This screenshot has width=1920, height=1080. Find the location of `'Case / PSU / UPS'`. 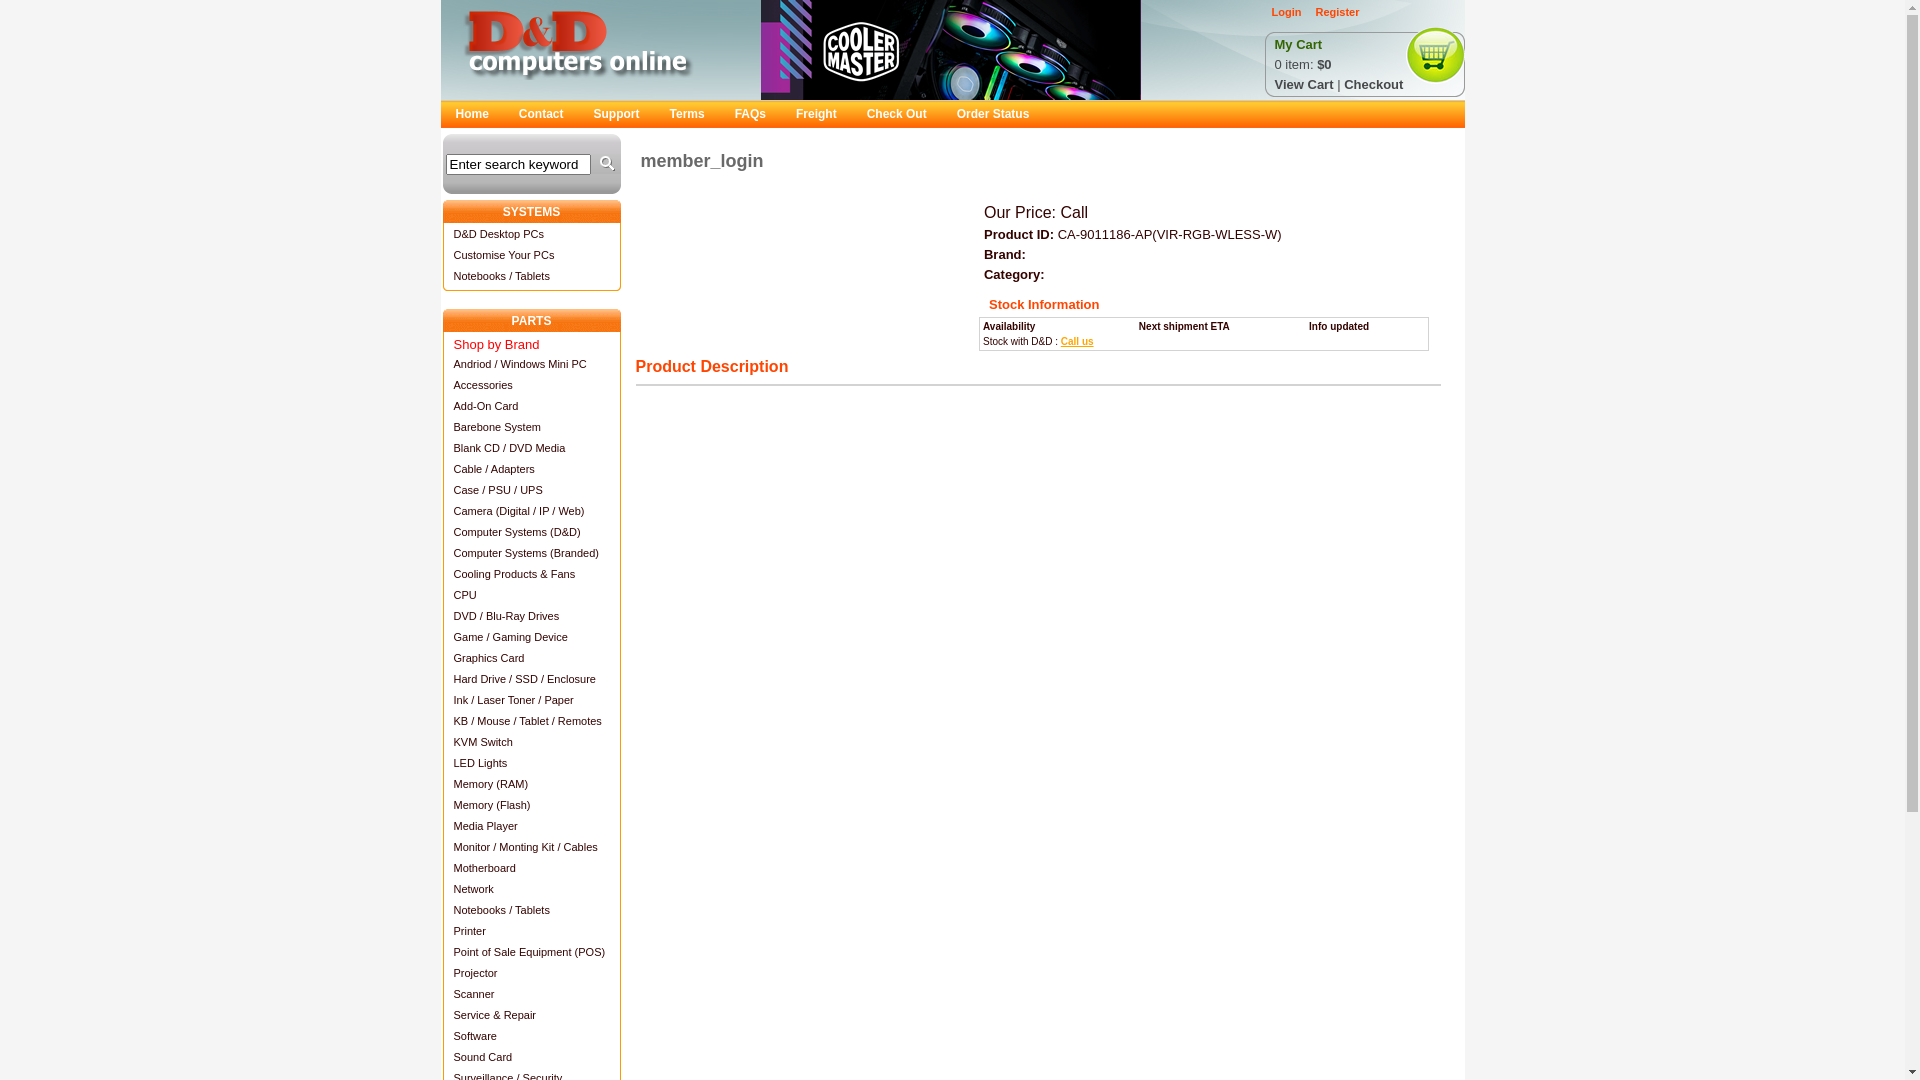

'Case / PSU / UPS' is located at coordinates (440, 489).